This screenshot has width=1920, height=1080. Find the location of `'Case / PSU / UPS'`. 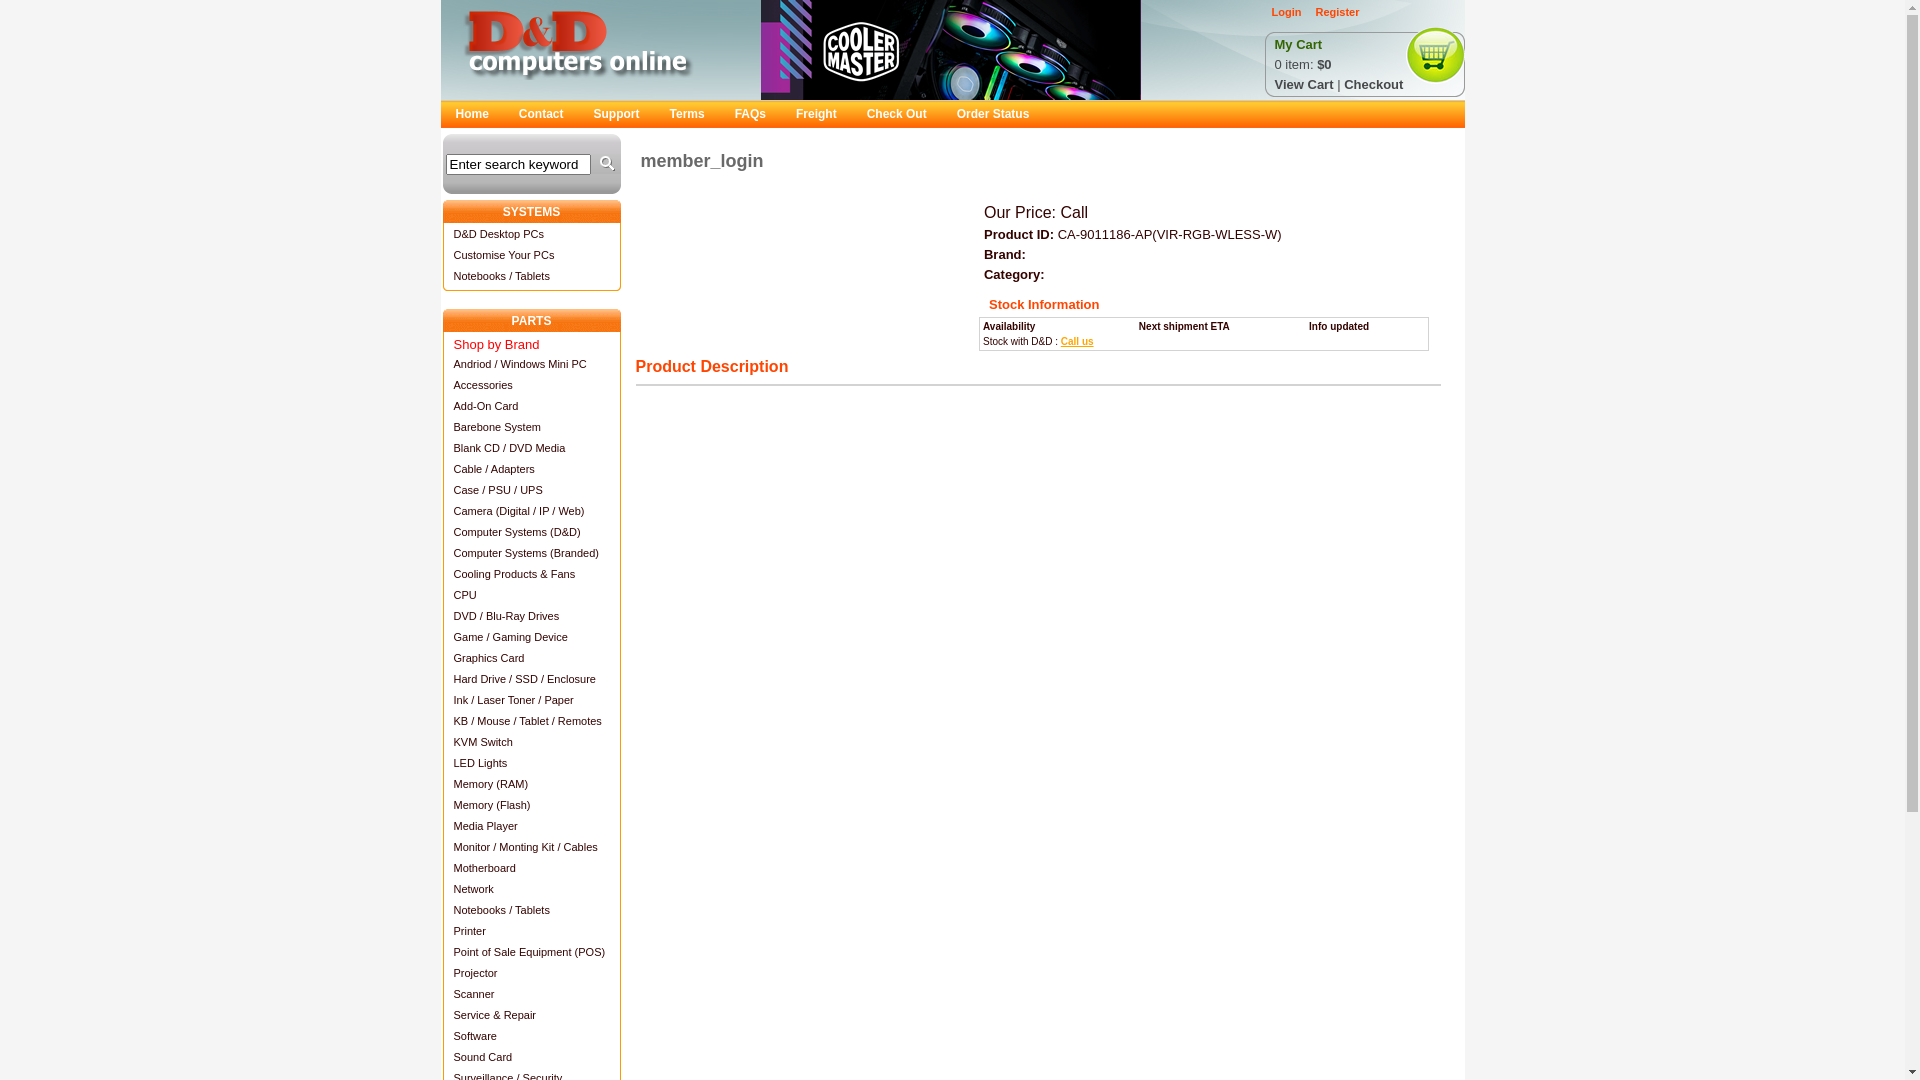

'Case / PSU / UPS' is located at coordinates (440, 489).